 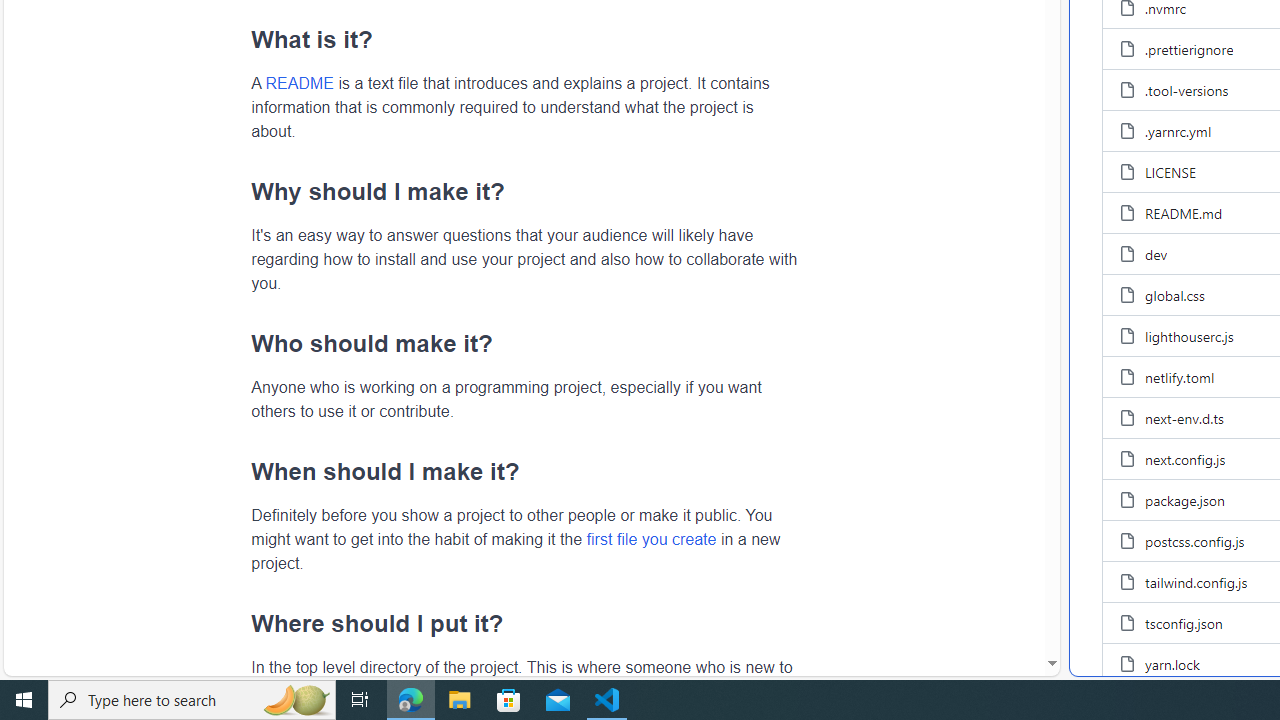 I want to click on 'first file you create', so click(x=651, y=537).